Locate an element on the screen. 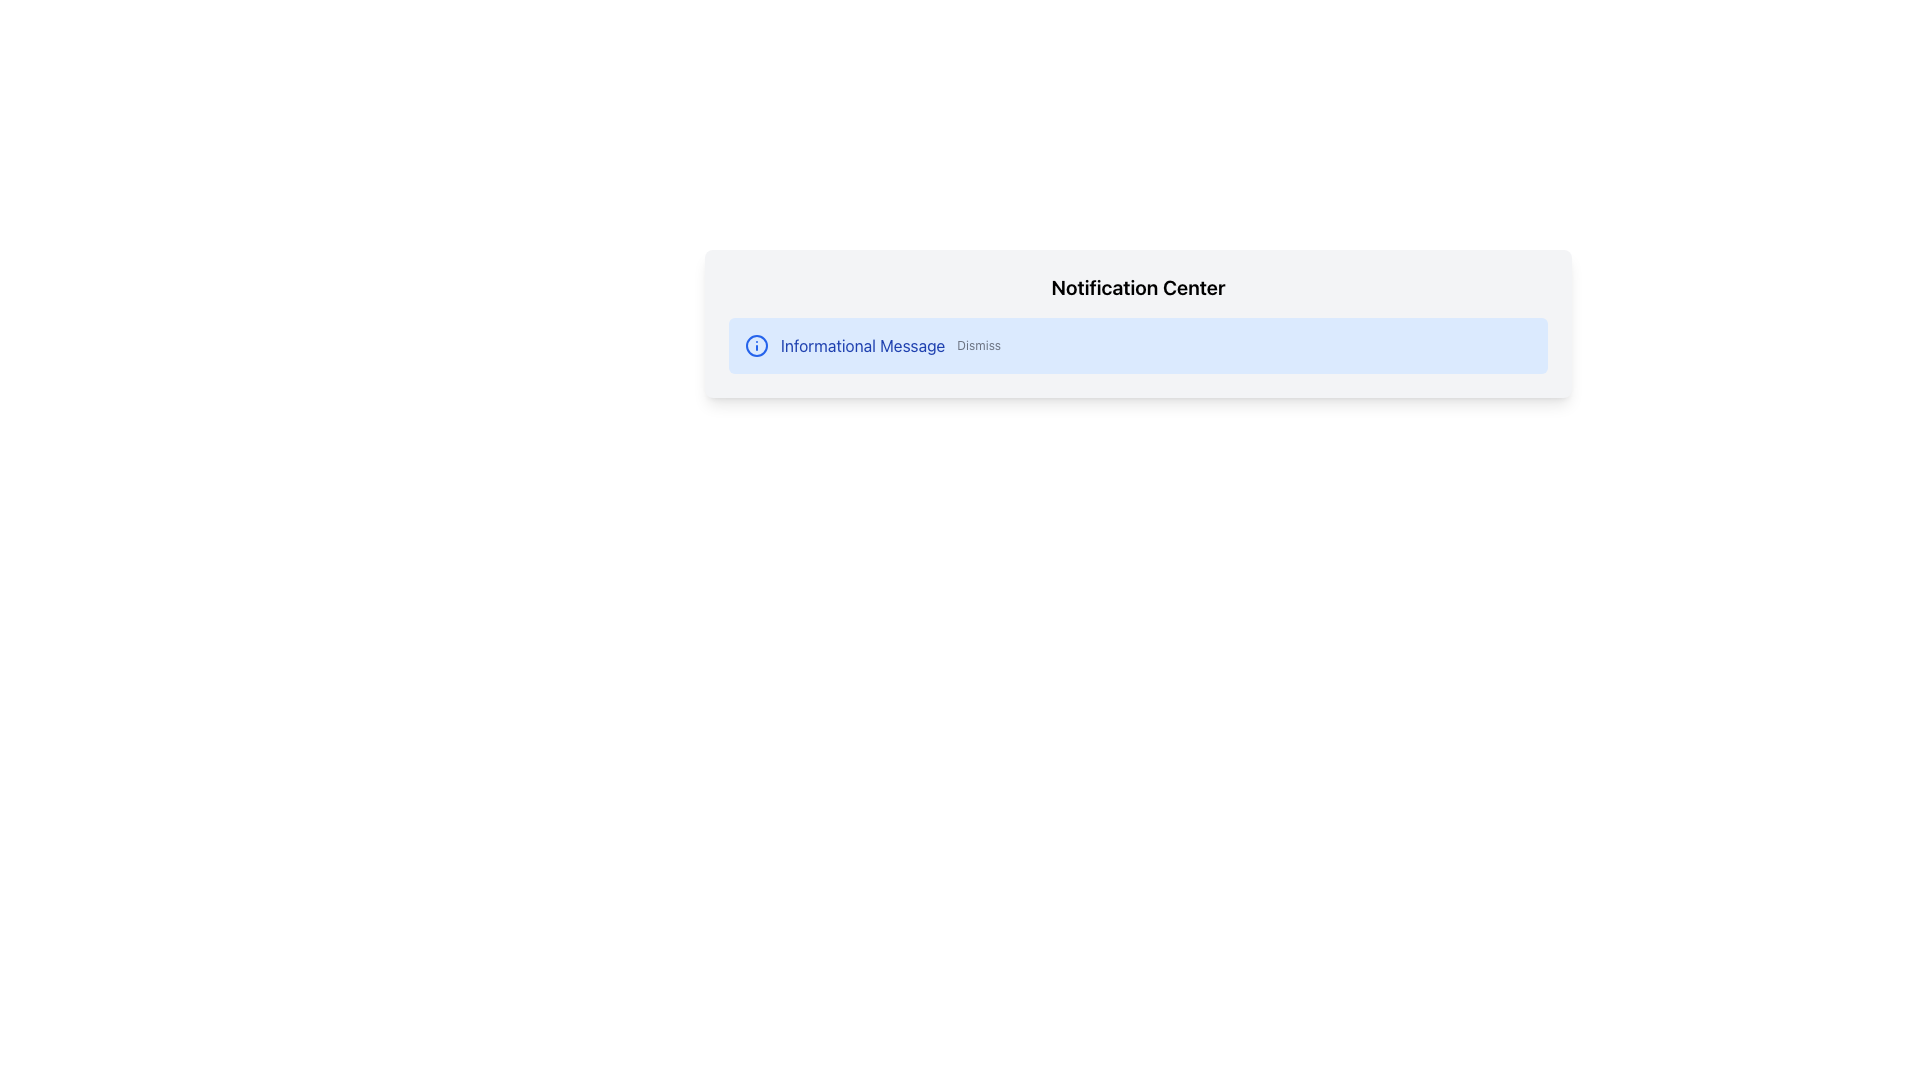 Image resolution: width=1920 pixels, height=1080 pixels. the 'Informational Message' text label, which is styled in blue and located within the notification panel, positioned between an informational icon and a 'Dismiss' action link is located at coordinates (863, 345).